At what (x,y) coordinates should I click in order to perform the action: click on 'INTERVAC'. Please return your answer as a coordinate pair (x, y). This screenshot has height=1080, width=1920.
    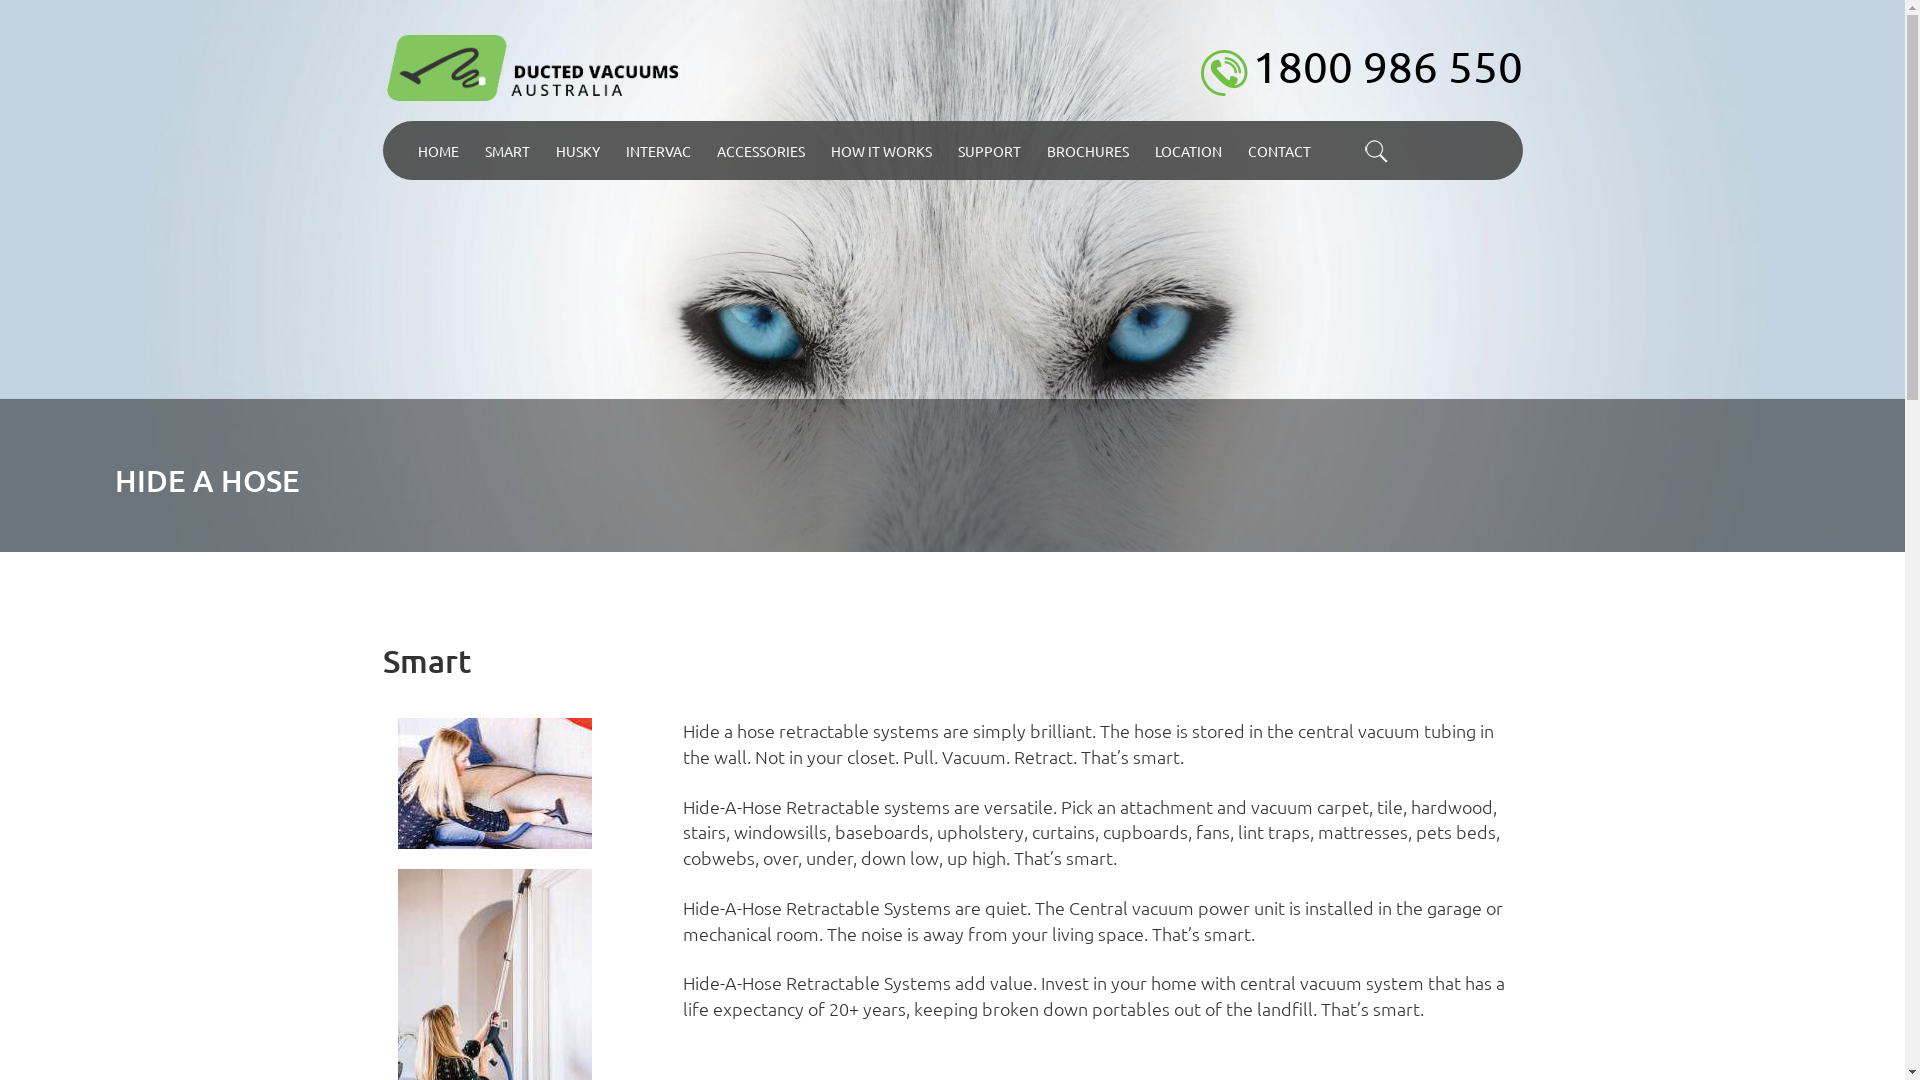
    Looking at the image, I should click on (610, 149).